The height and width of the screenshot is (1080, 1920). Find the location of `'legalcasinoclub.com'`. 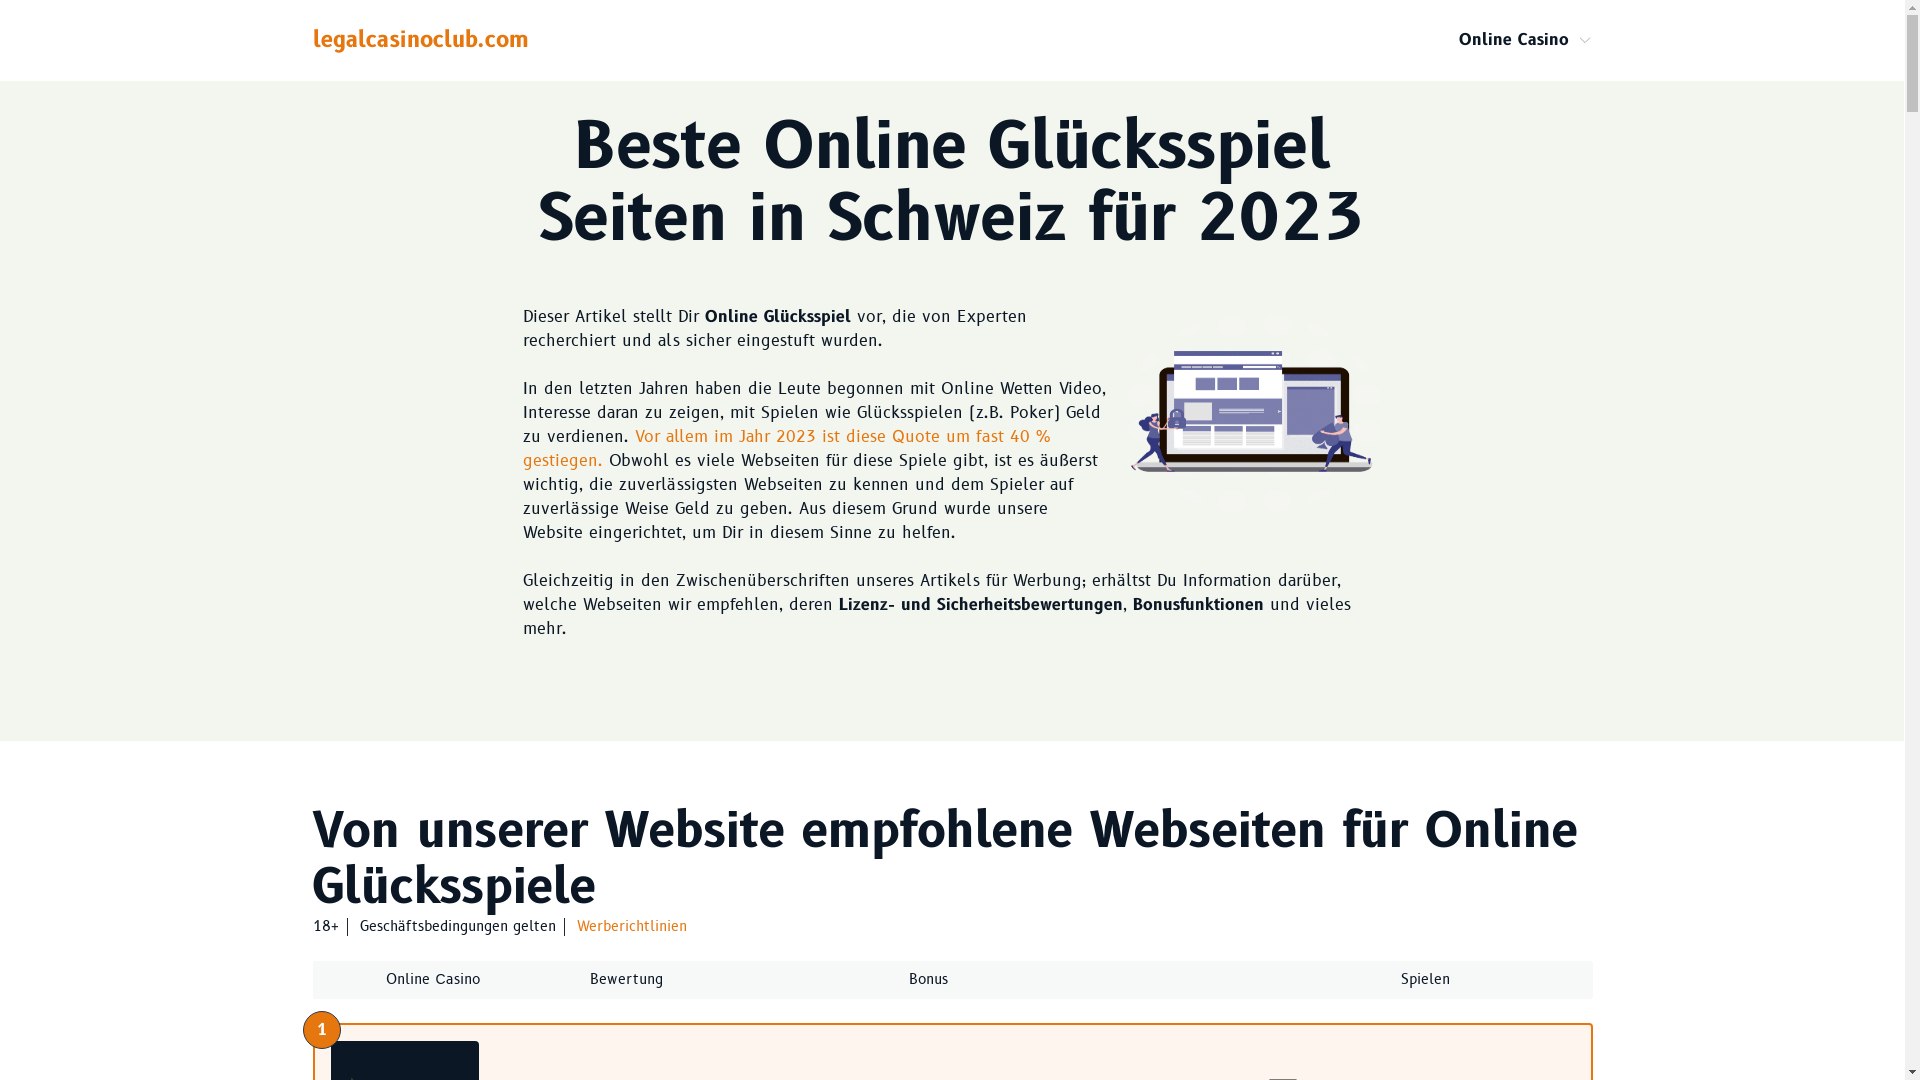

'legalcasinoclub.com' is located at coordinates (311, 39).